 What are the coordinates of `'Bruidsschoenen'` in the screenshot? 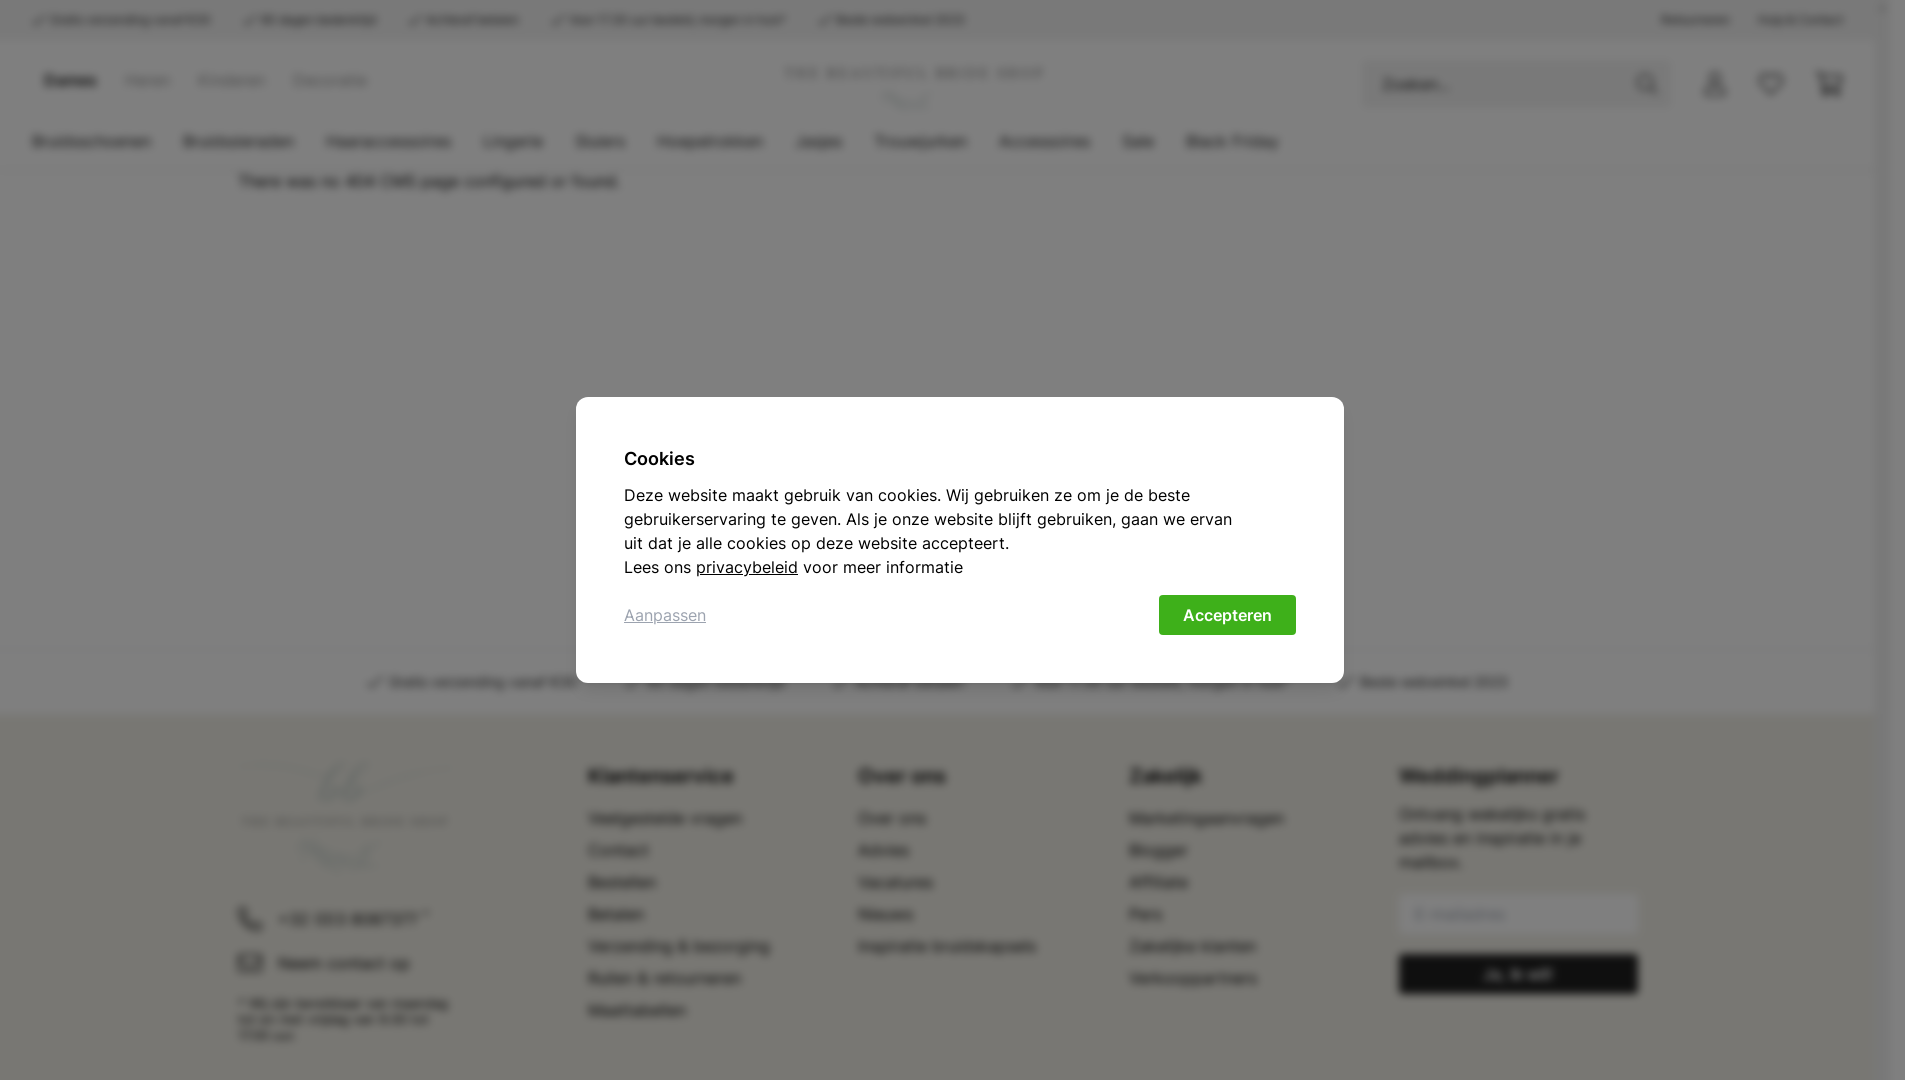 It's located at (90, 140).